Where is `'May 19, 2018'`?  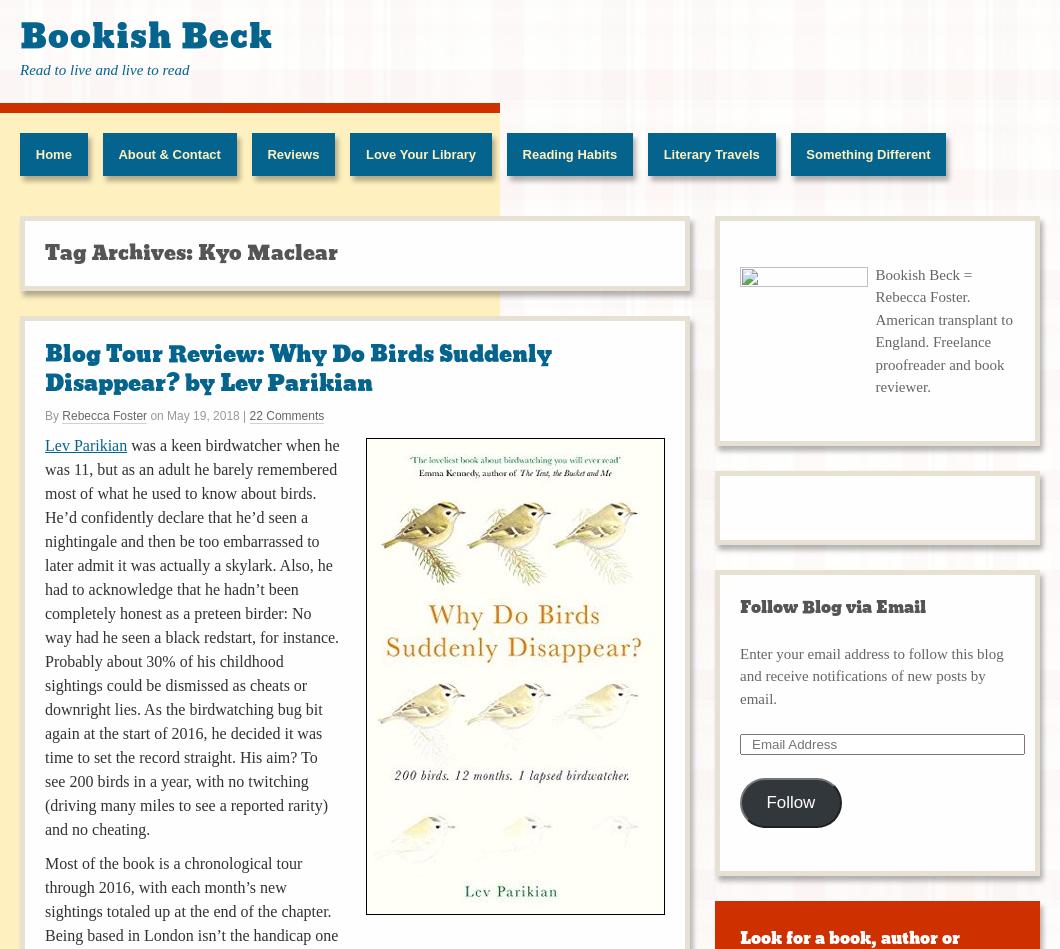 'May 19, 2018' is located at coordinates (201, 414).